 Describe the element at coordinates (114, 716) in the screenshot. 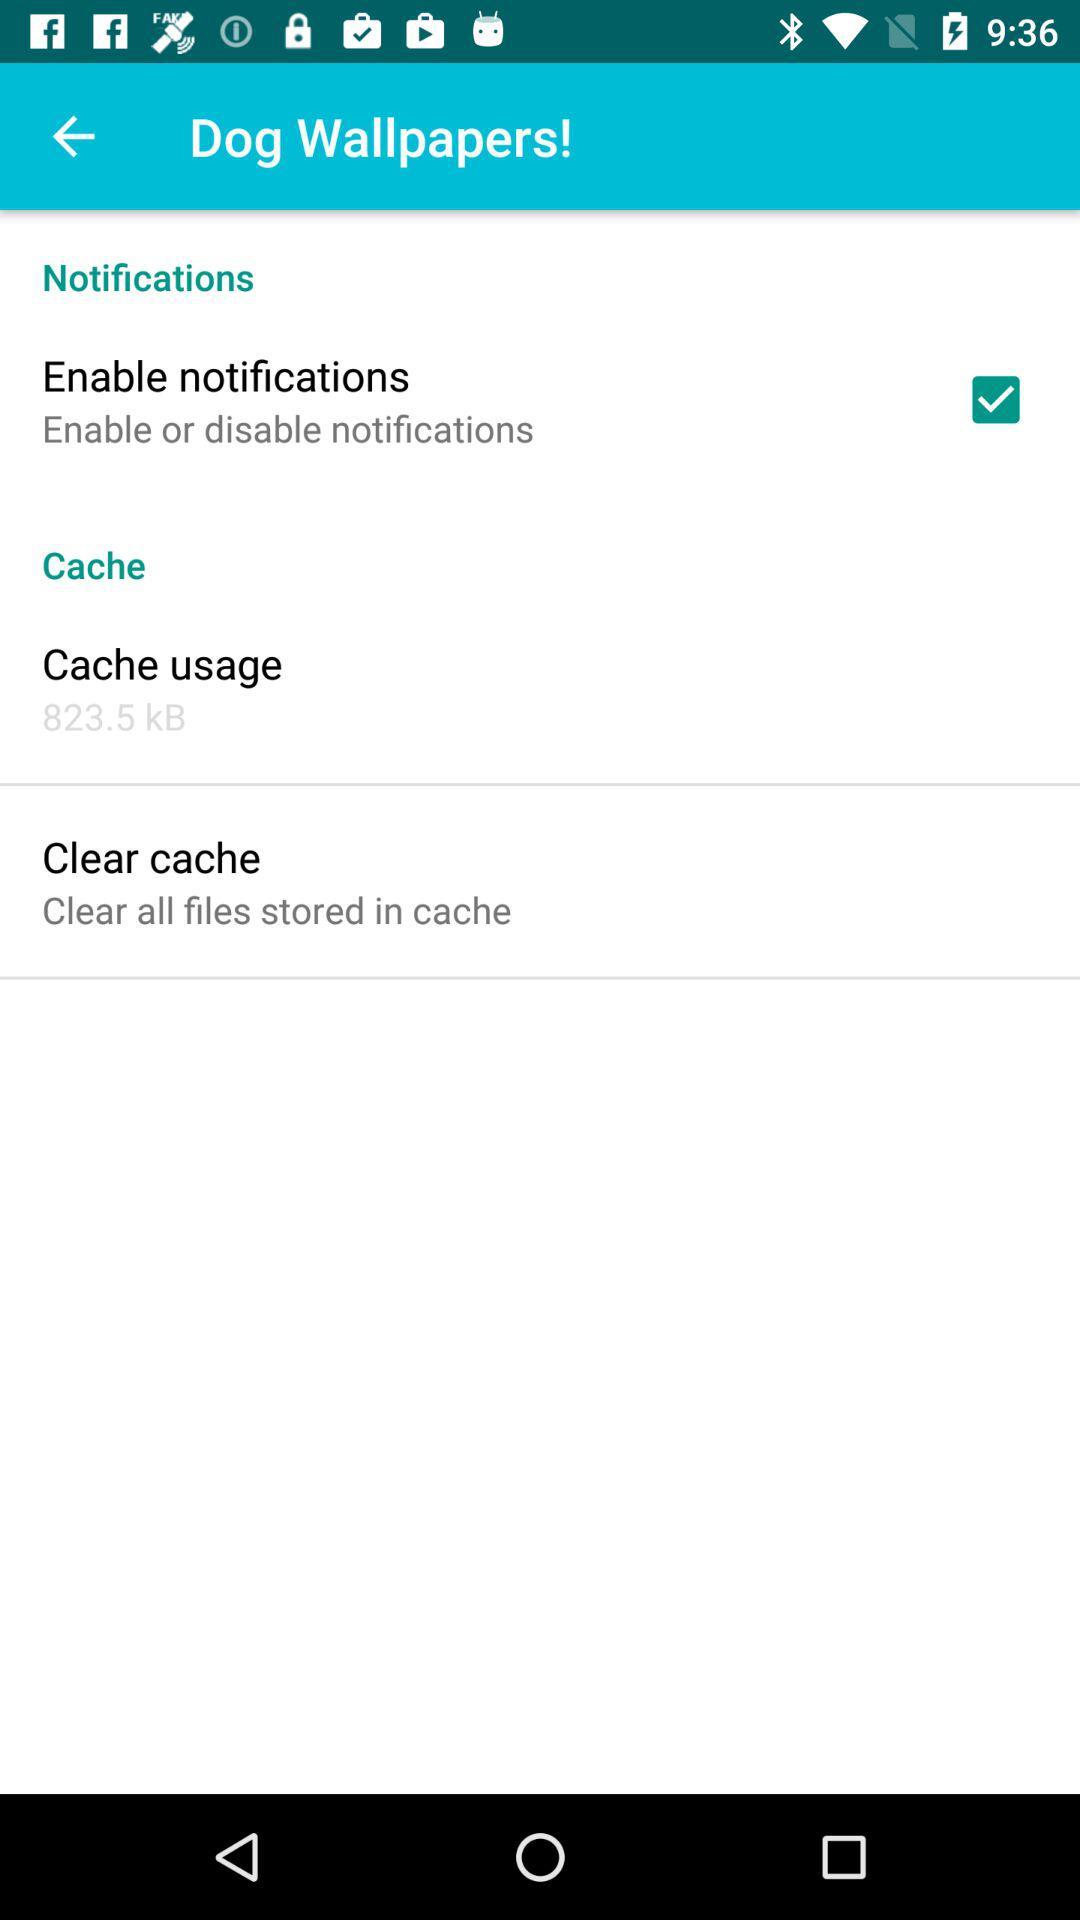

I see `the icon above clear cache` at that location.